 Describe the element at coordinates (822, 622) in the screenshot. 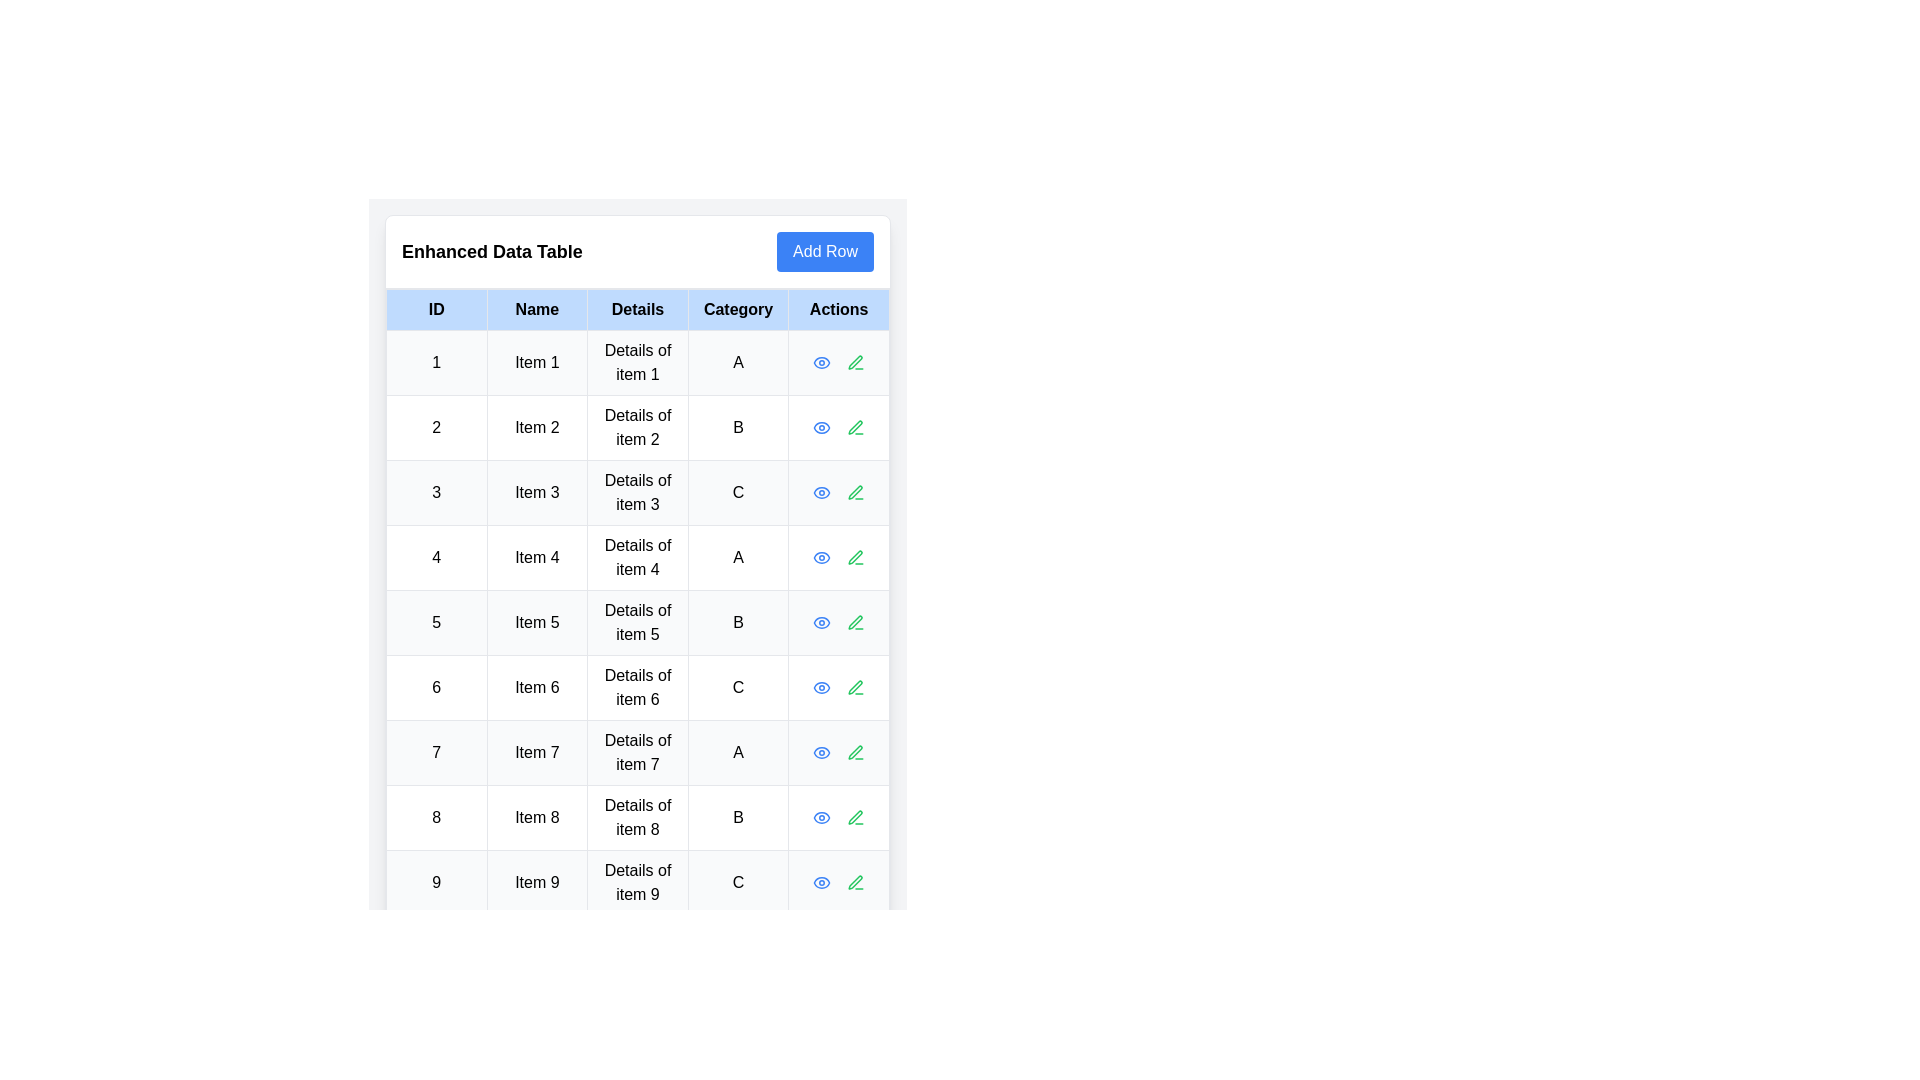

I see `the Icon button in the fifth row of the table's 'Actions' column` at that location.